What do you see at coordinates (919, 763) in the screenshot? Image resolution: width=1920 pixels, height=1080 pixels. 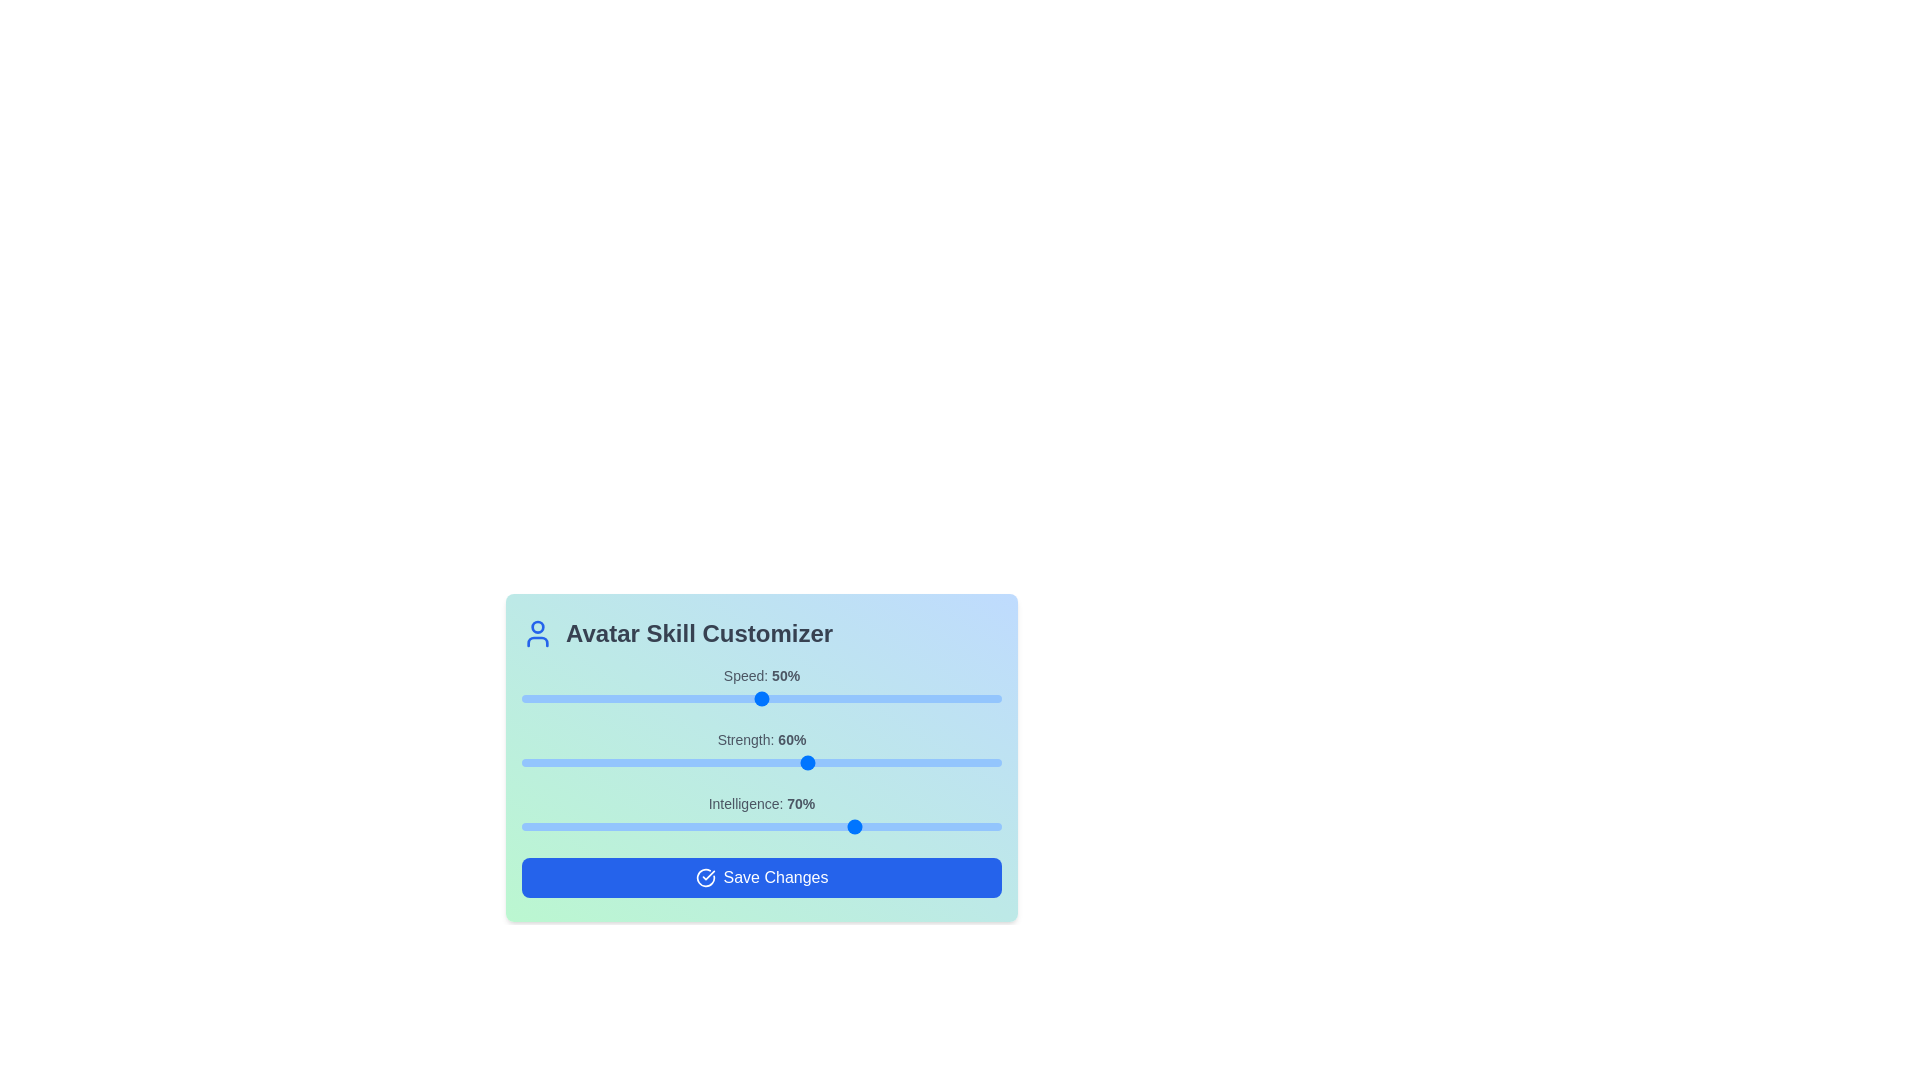 I see `strength` at bounding box center [919, 763].